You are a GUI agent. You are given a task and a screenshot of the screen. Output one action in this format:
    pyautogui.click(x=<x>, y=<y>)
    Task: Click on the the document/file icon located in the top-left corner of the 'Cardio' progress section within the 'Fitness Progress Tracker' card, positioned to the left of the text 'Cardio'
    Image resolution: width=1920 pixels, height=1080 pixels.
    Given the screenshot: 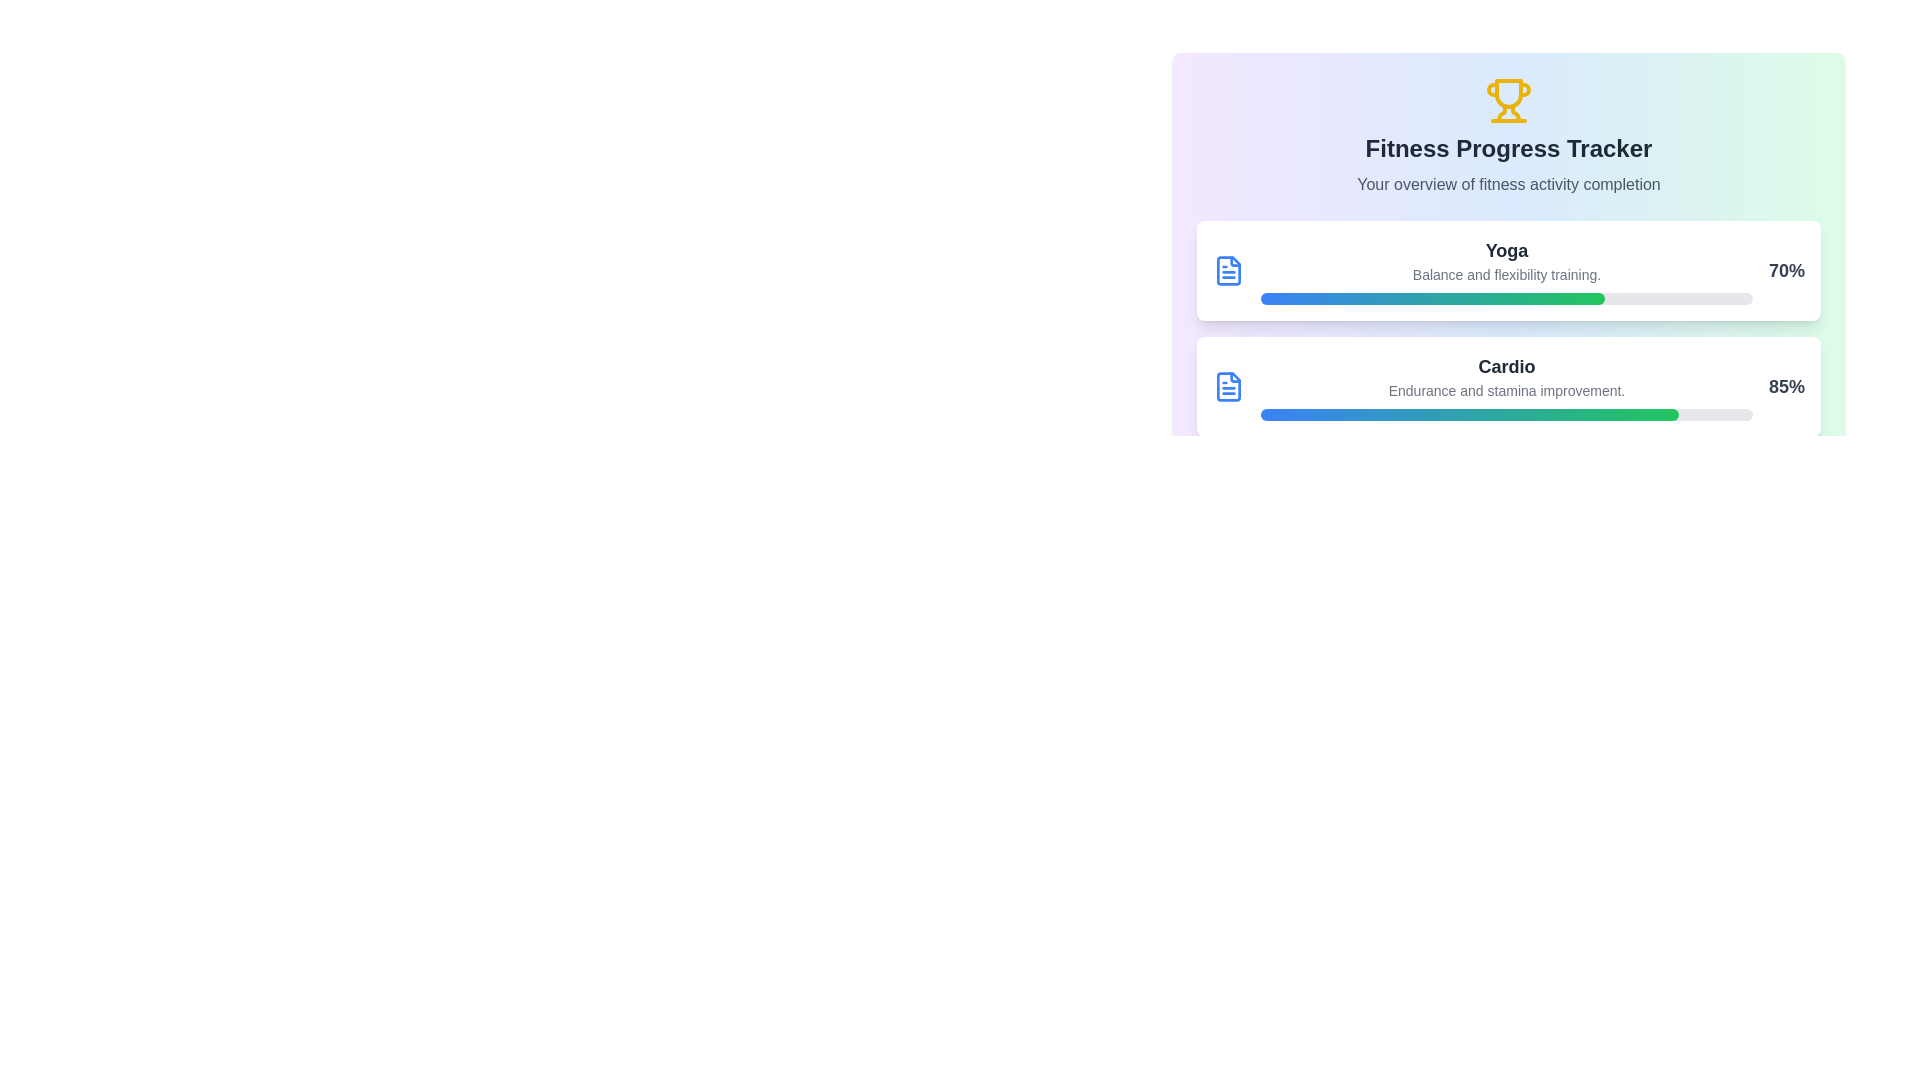 What is the action you would take?
    pyautogui.click(x=1227, y=386)
    